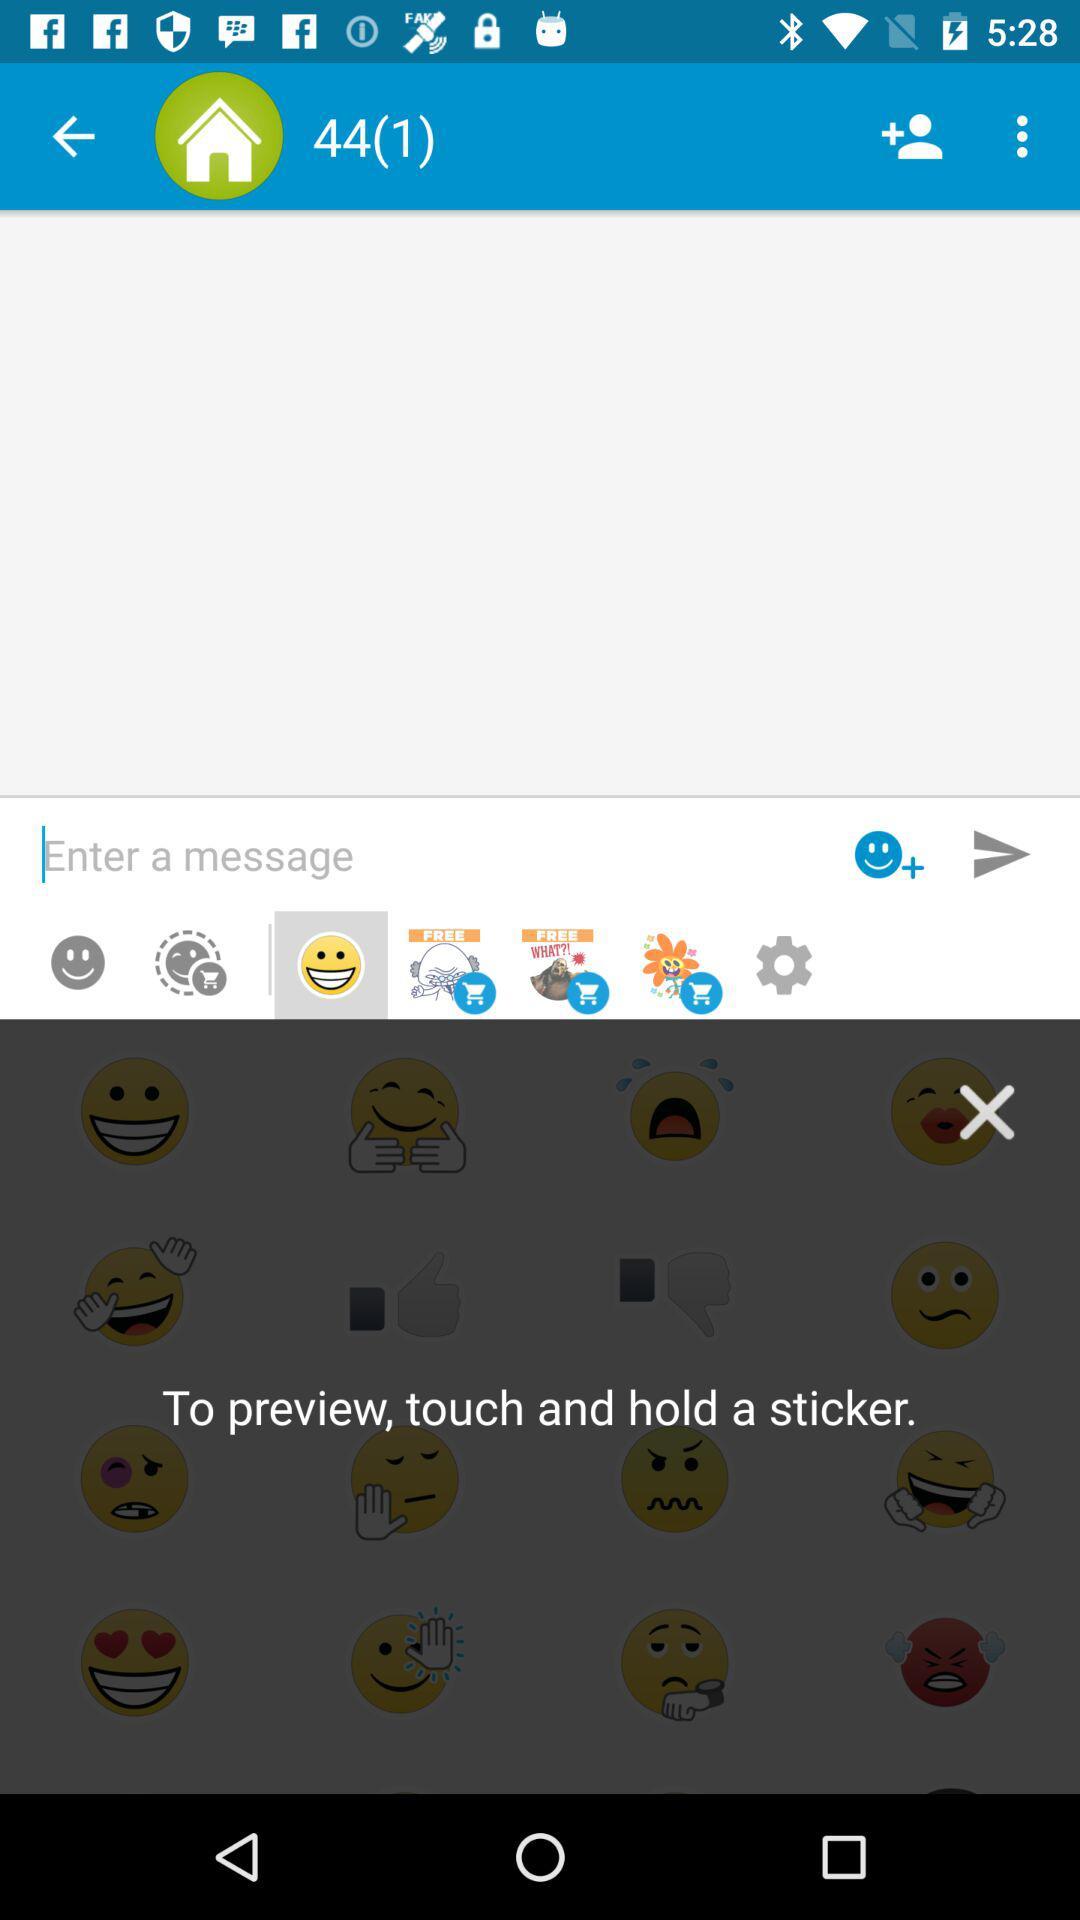  Describe the element at coordinates (911, 135) in the screenshot. I see `item next to the (1) icon` at that location.